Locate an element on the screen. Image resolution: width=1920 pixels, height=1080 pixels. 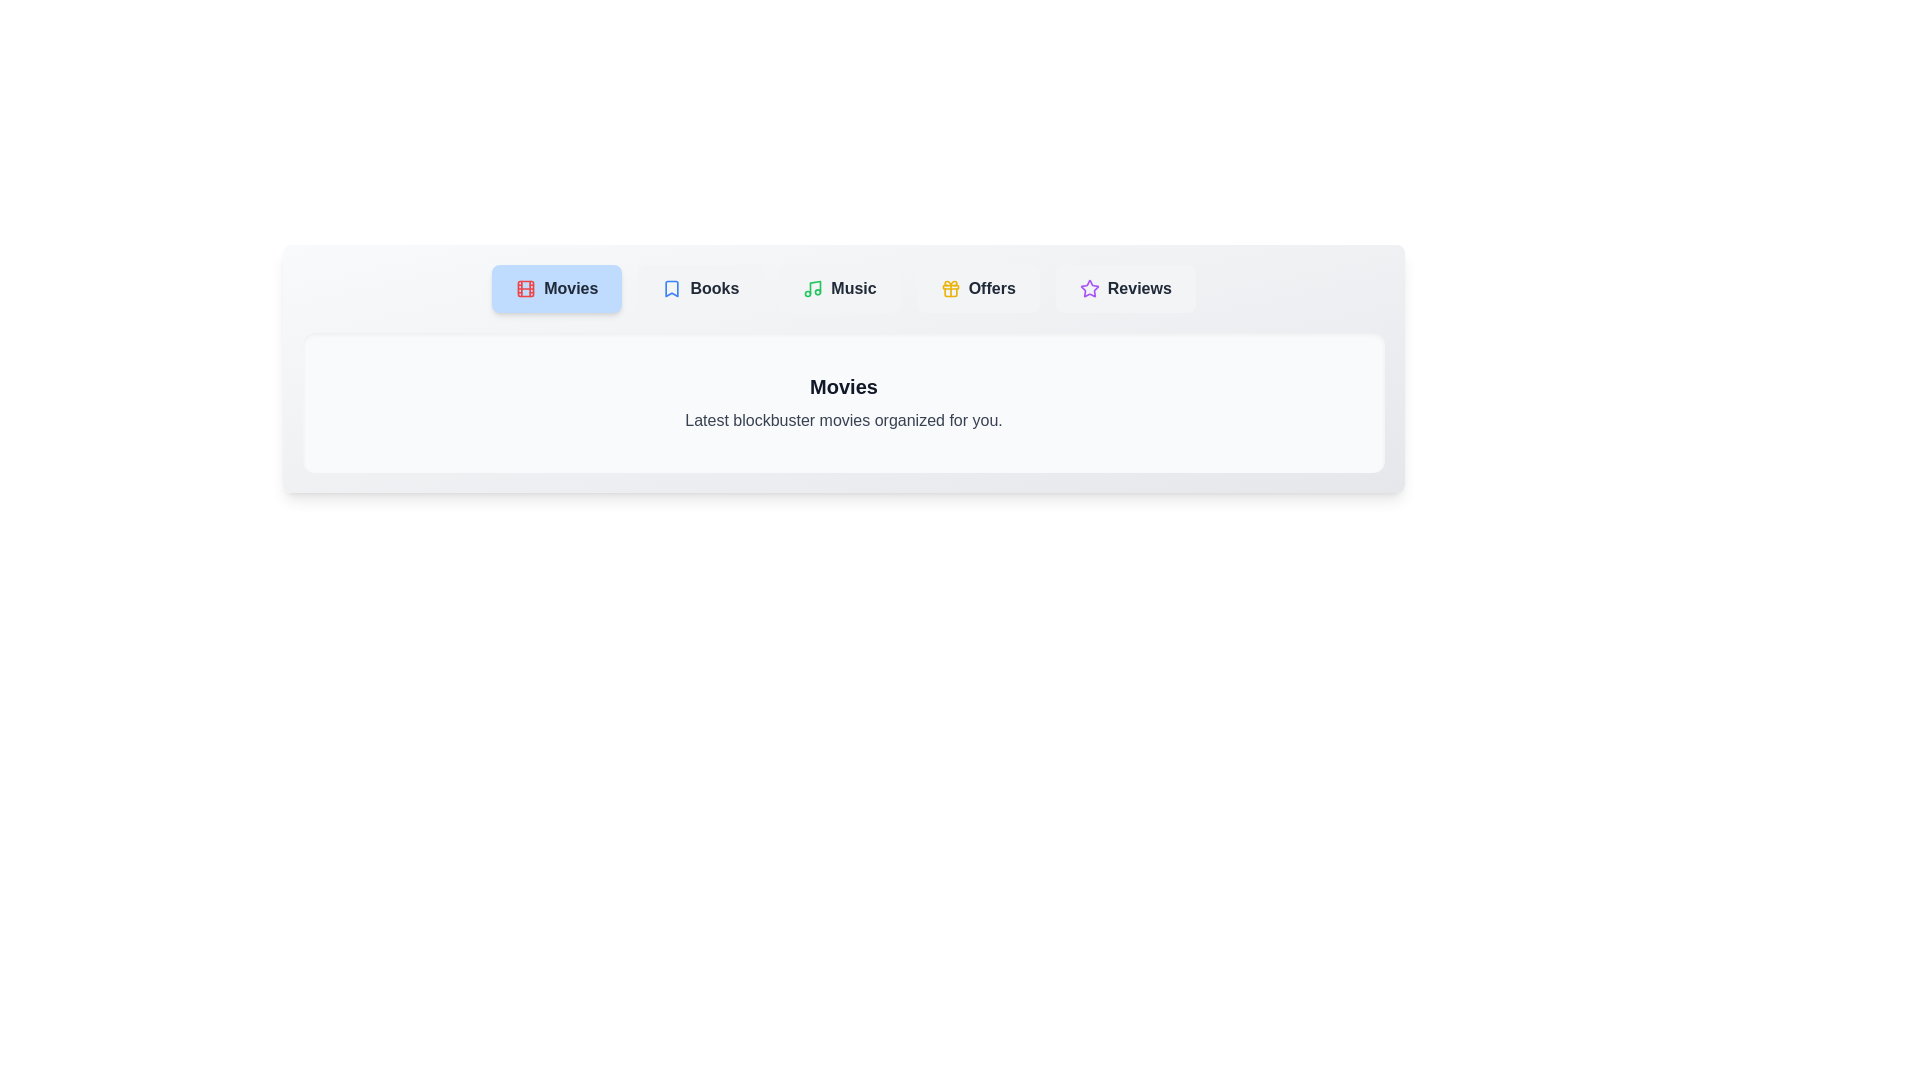
the Offers tab by clicking on its button is located at coordinates (978, 289).